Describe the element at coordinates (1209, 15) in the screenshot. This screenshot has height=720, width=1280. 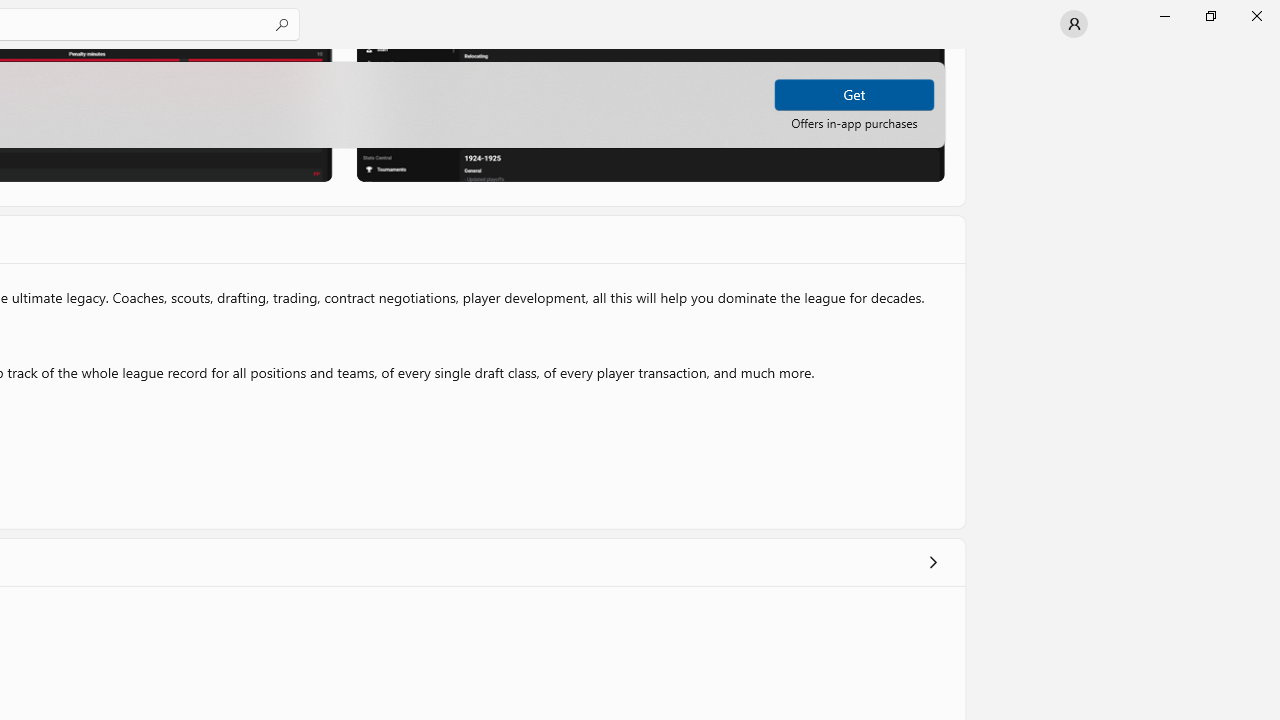
I see `'Restore Microsoft Store'` at that location.